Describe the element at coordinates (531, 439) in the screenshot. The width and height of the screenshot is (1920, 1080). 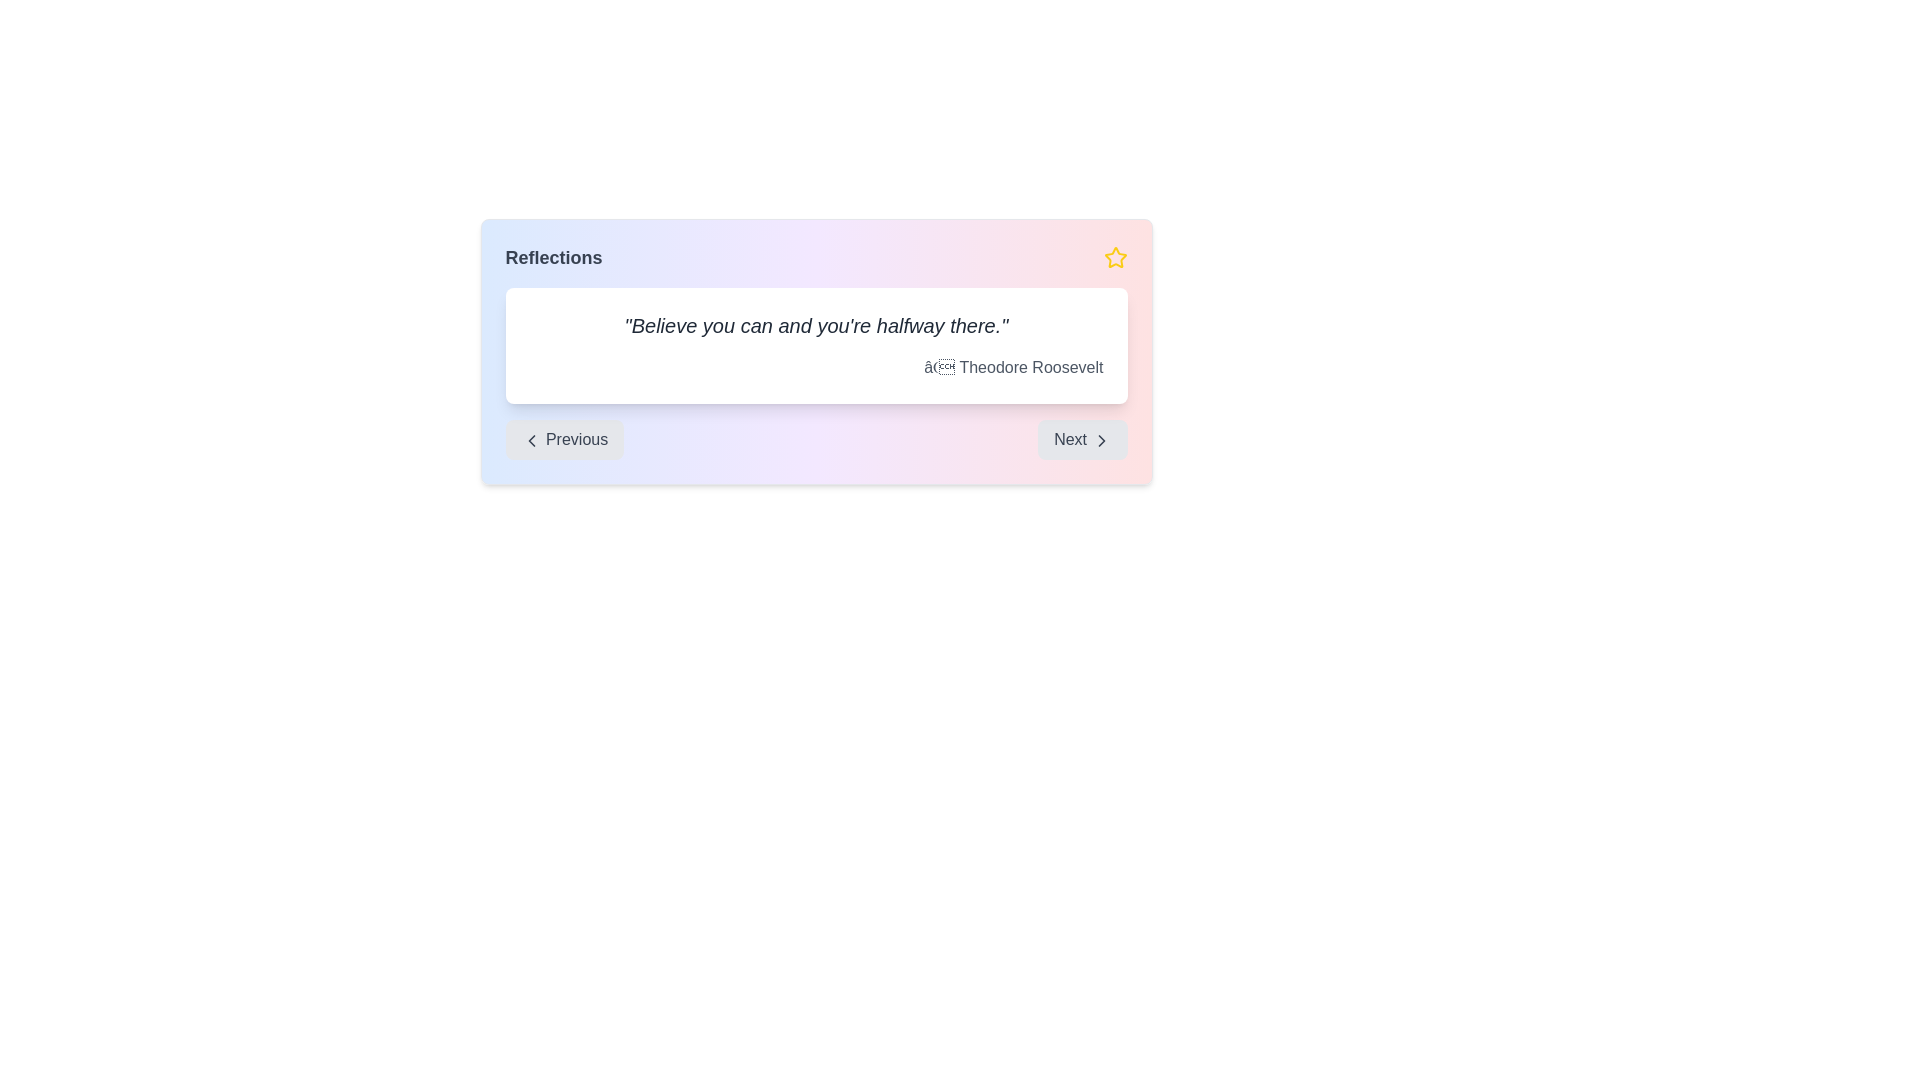
I see `the leftward pointing chevron icon within the 'Previous' button` at that location.